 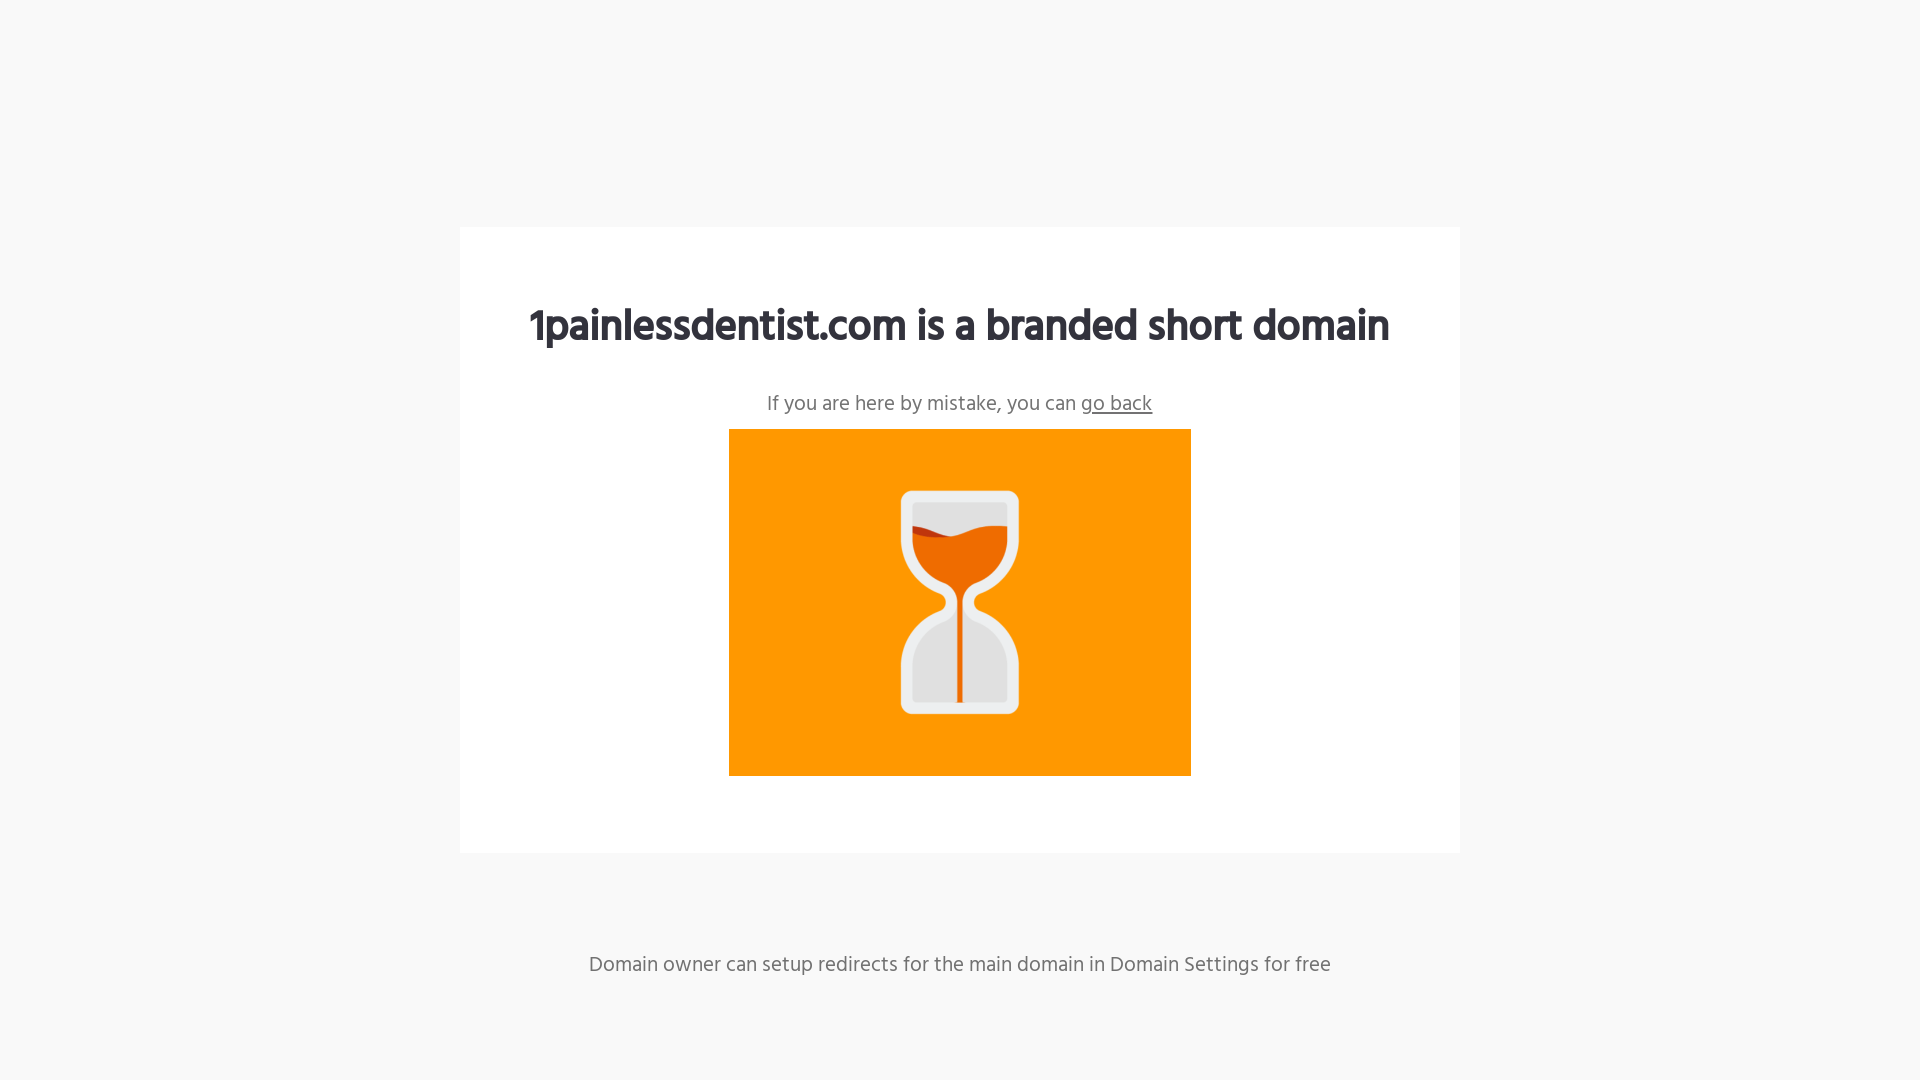 What do you see at coordinates (1079, 404) in the screenshot?
I see `'go back'` at bounding box center [1079, 404].